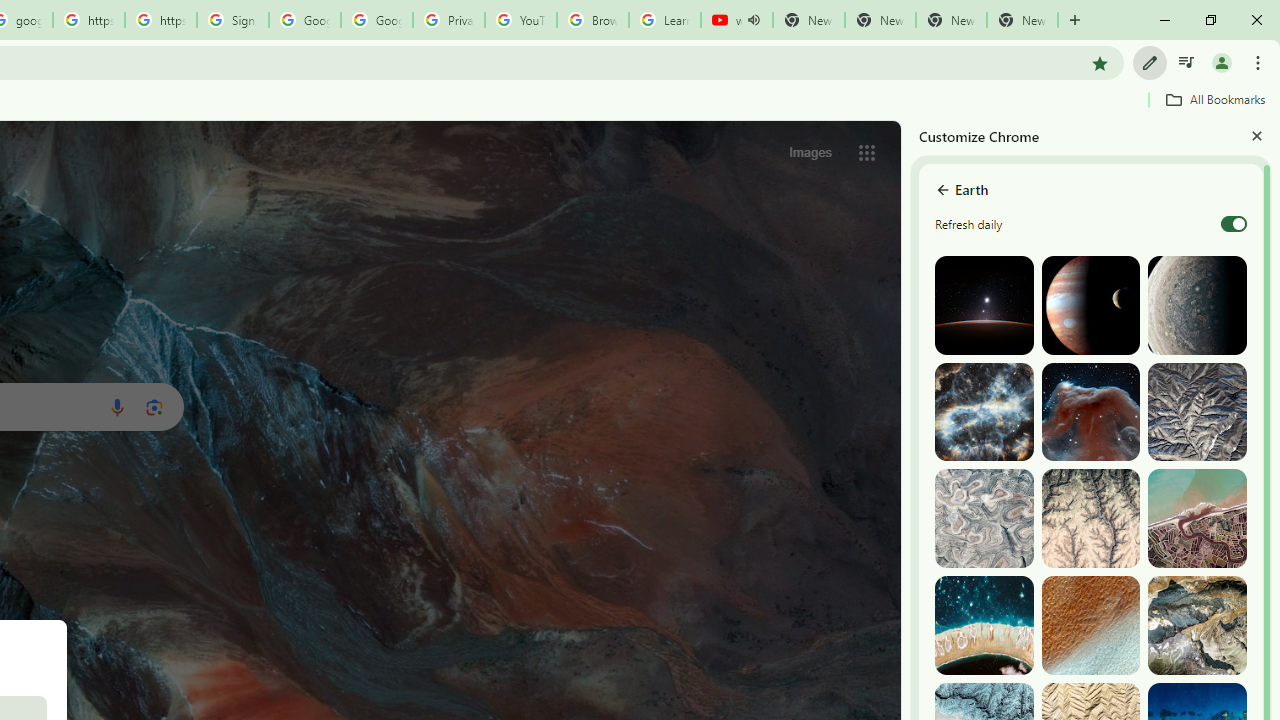 This screenshot has height=720, width=1280. What do you see at coordinates (1214, 99) in the screenshot?
I see `'All Bookmarks'` at bounding box center [1214, 99].